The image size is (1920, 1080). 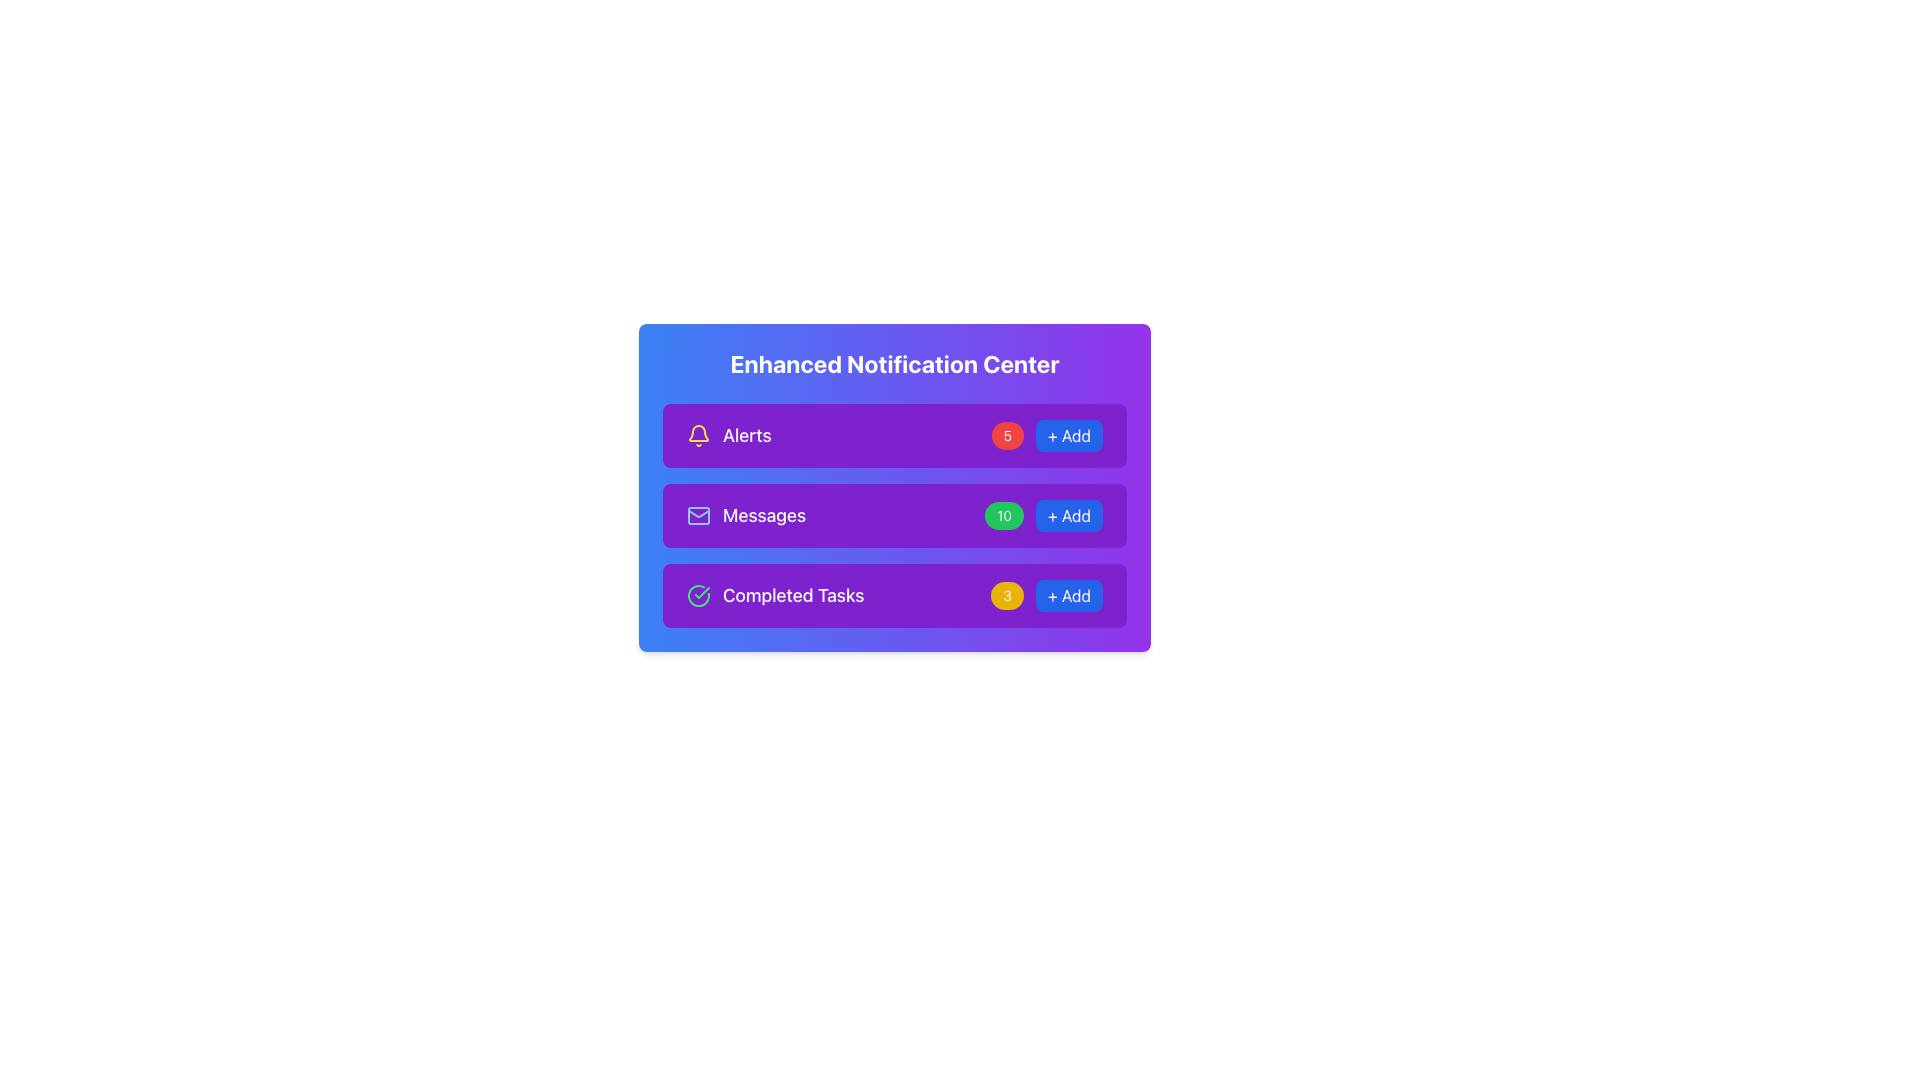 I want to click on the 'Alerts' text label with a bell icon for navigation, so click(x=728, y=434).